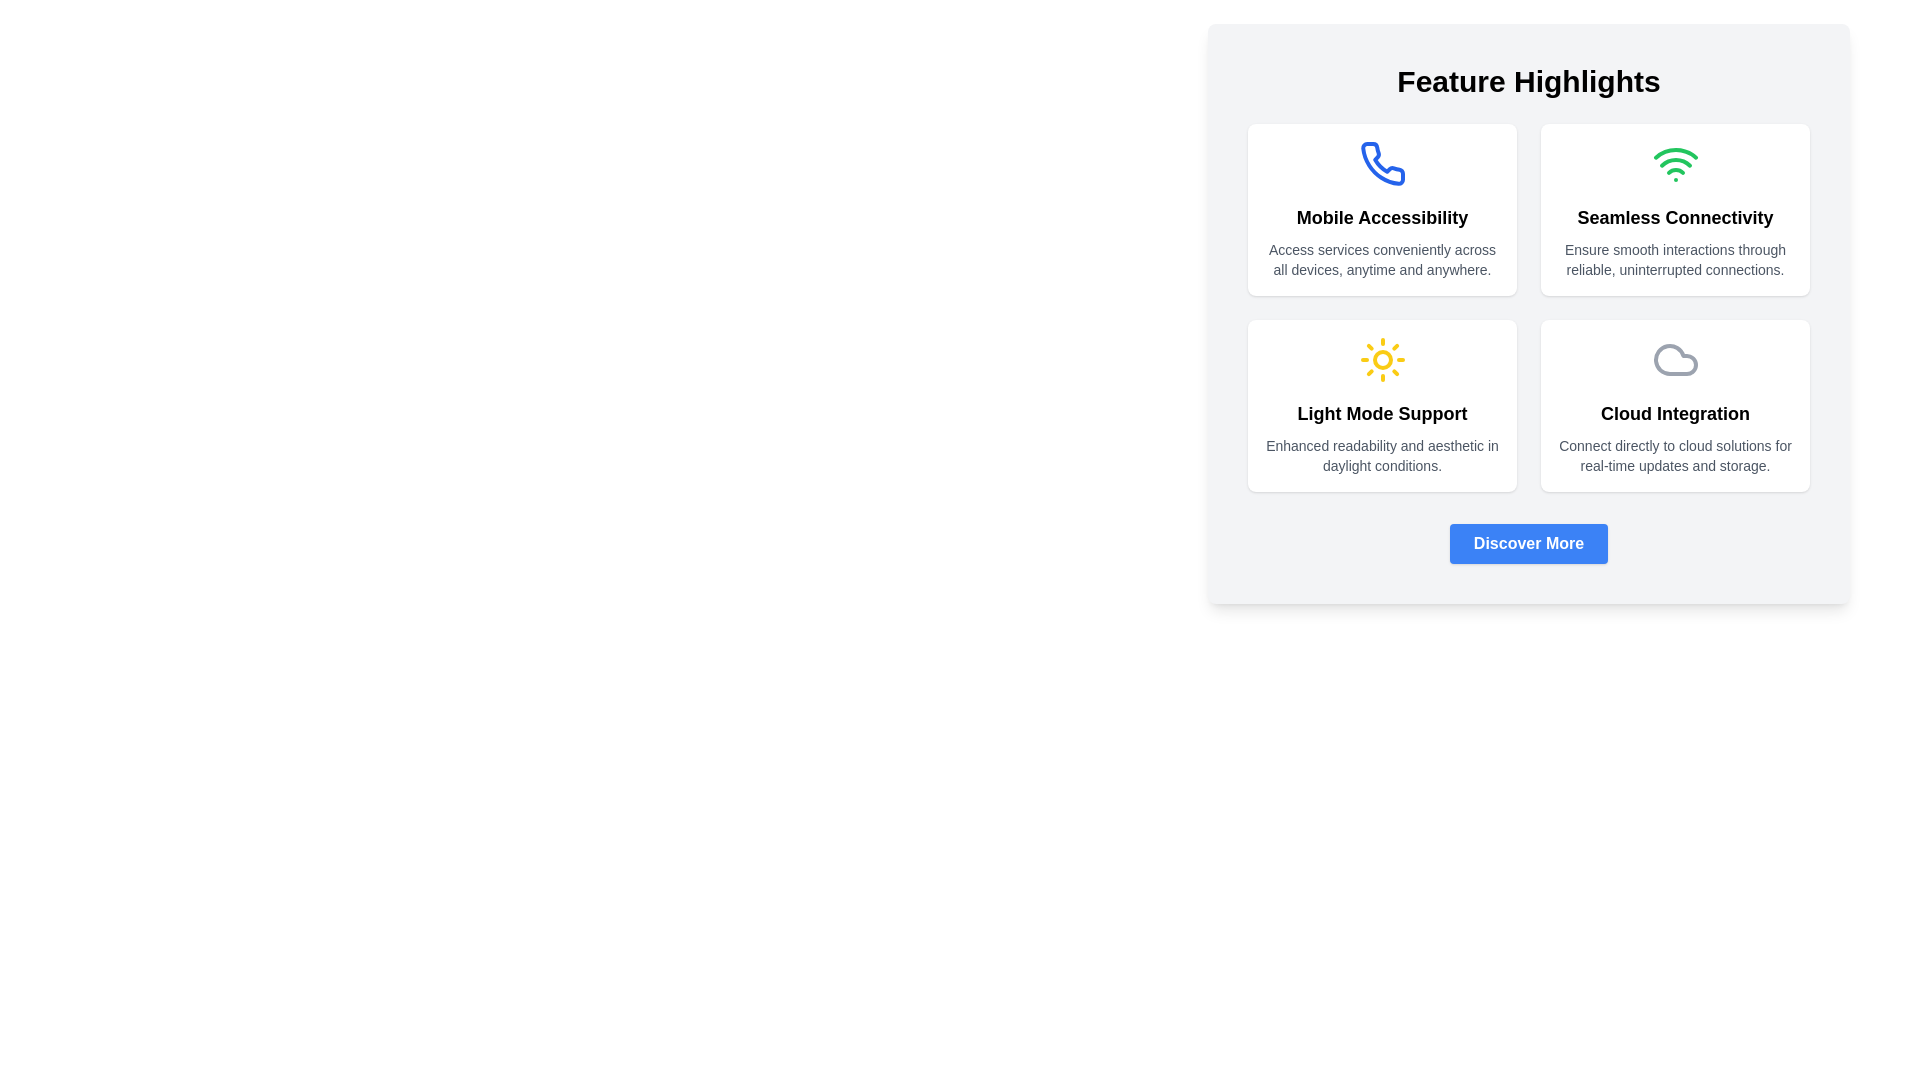 The image size is (1920, 1080). I want to click on the text block styled with small, centered gray text that reads: 'Enhanced readability and aesthetic in daylight conditions.' located at the bottom of the 'Light Mode Support' card, so click(1381, 455).